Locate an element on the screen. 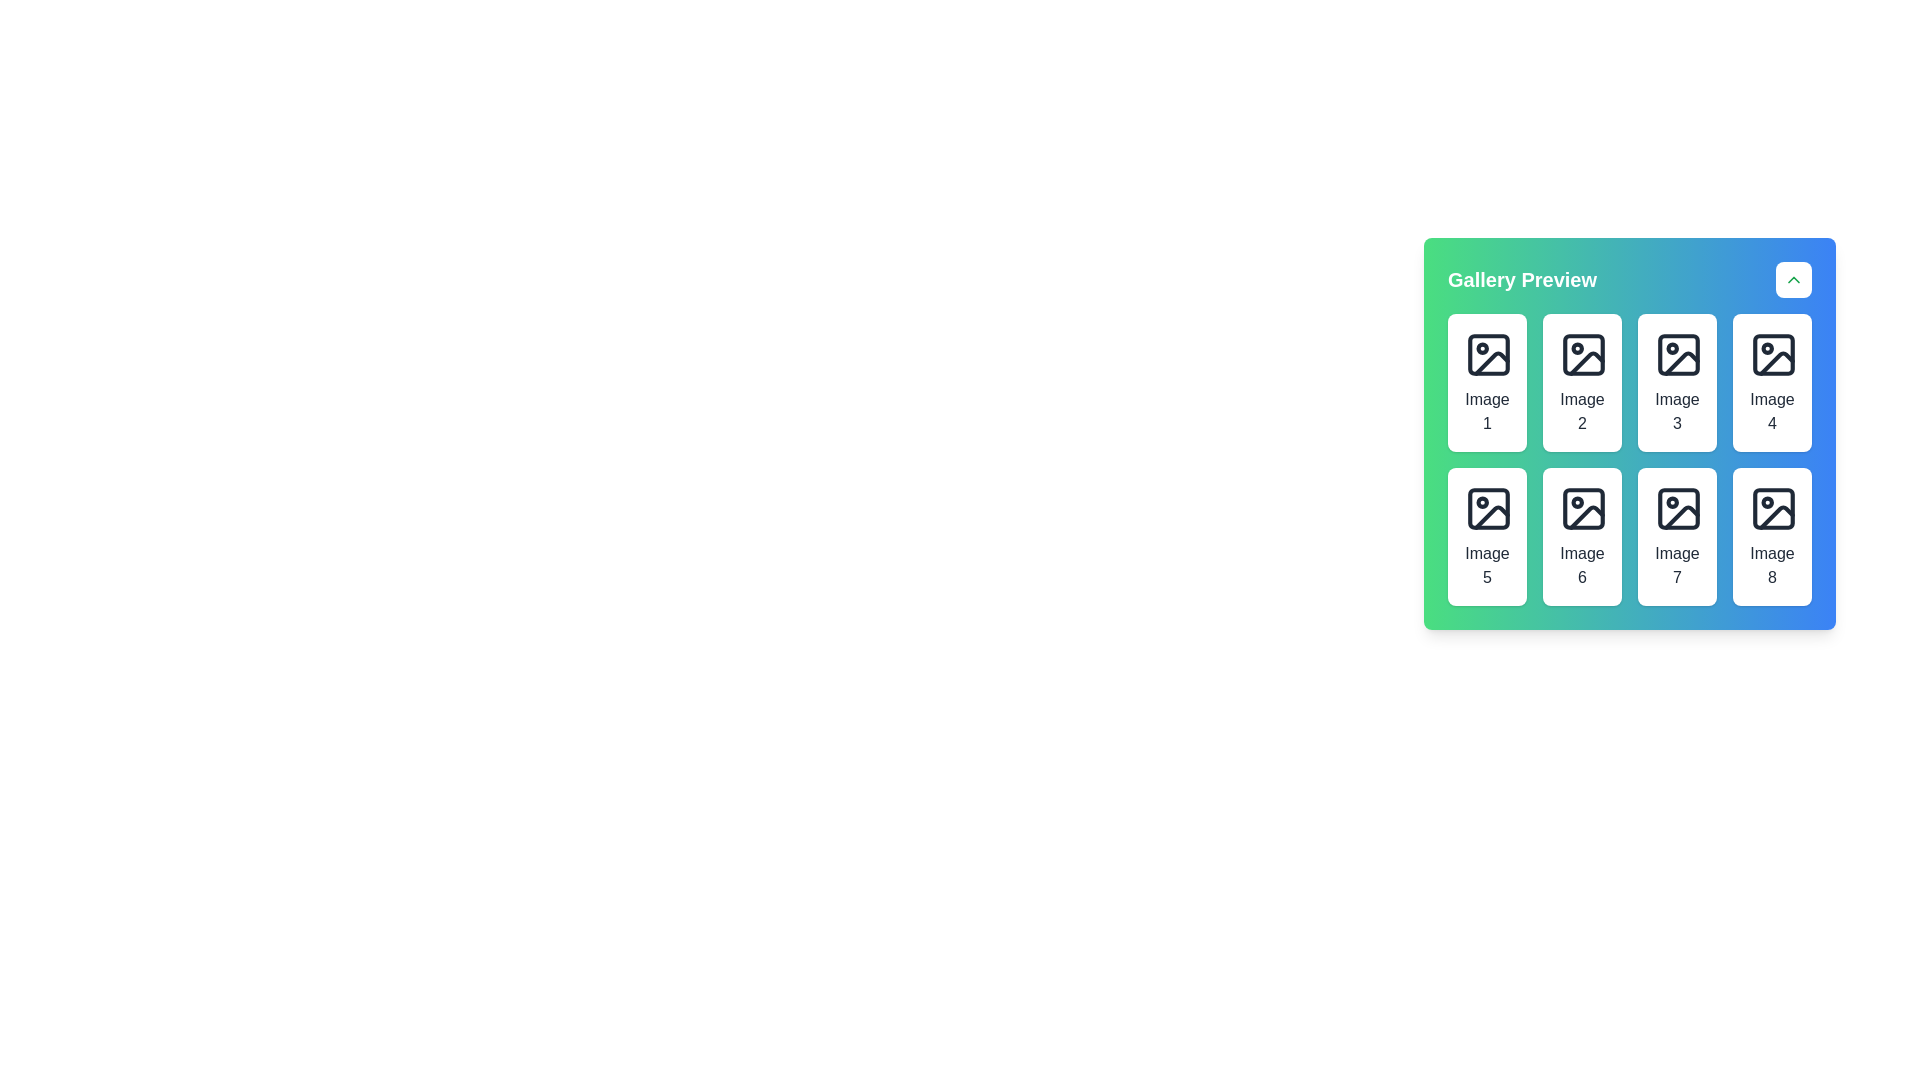 The height and width of the screenshot is (1080, 1920). the image icon labeled 'Image 4' located is located at coordinates (1774, 353).